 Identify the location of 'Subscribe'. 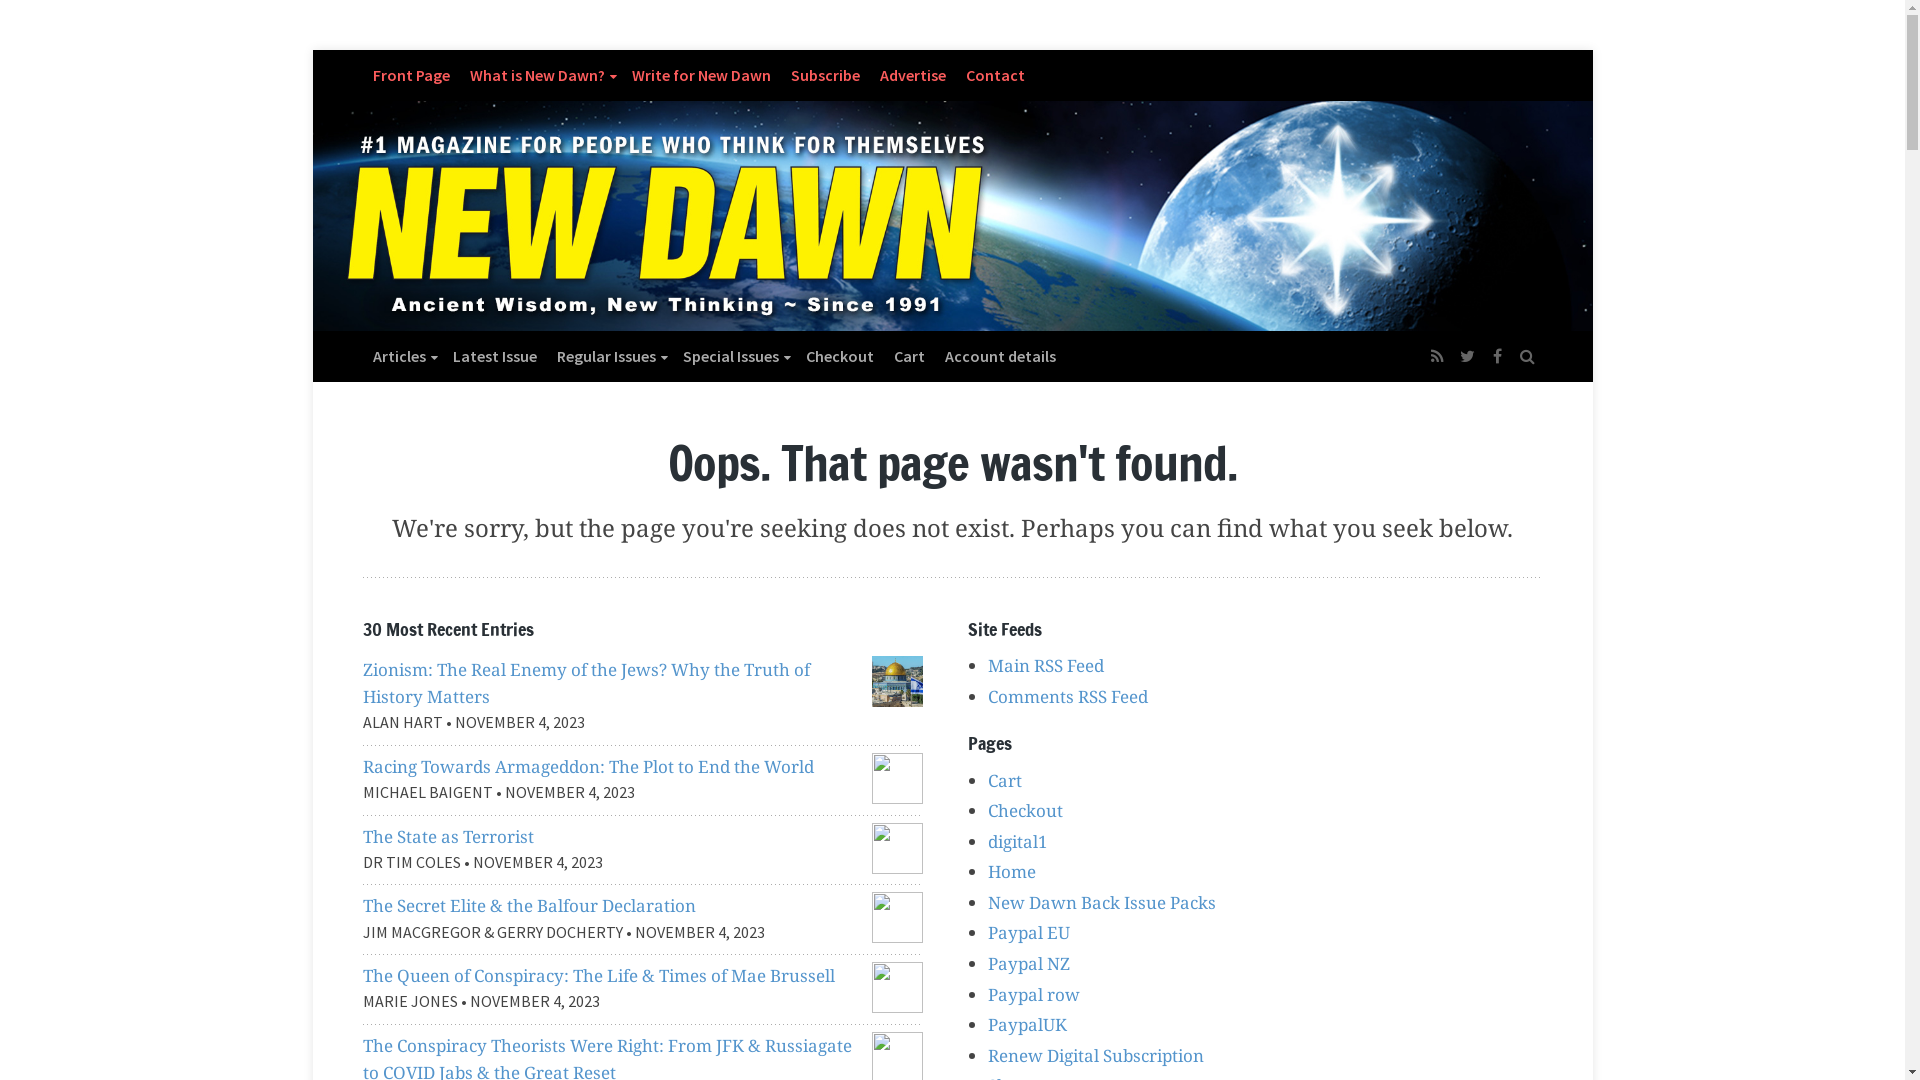
(824, 73).